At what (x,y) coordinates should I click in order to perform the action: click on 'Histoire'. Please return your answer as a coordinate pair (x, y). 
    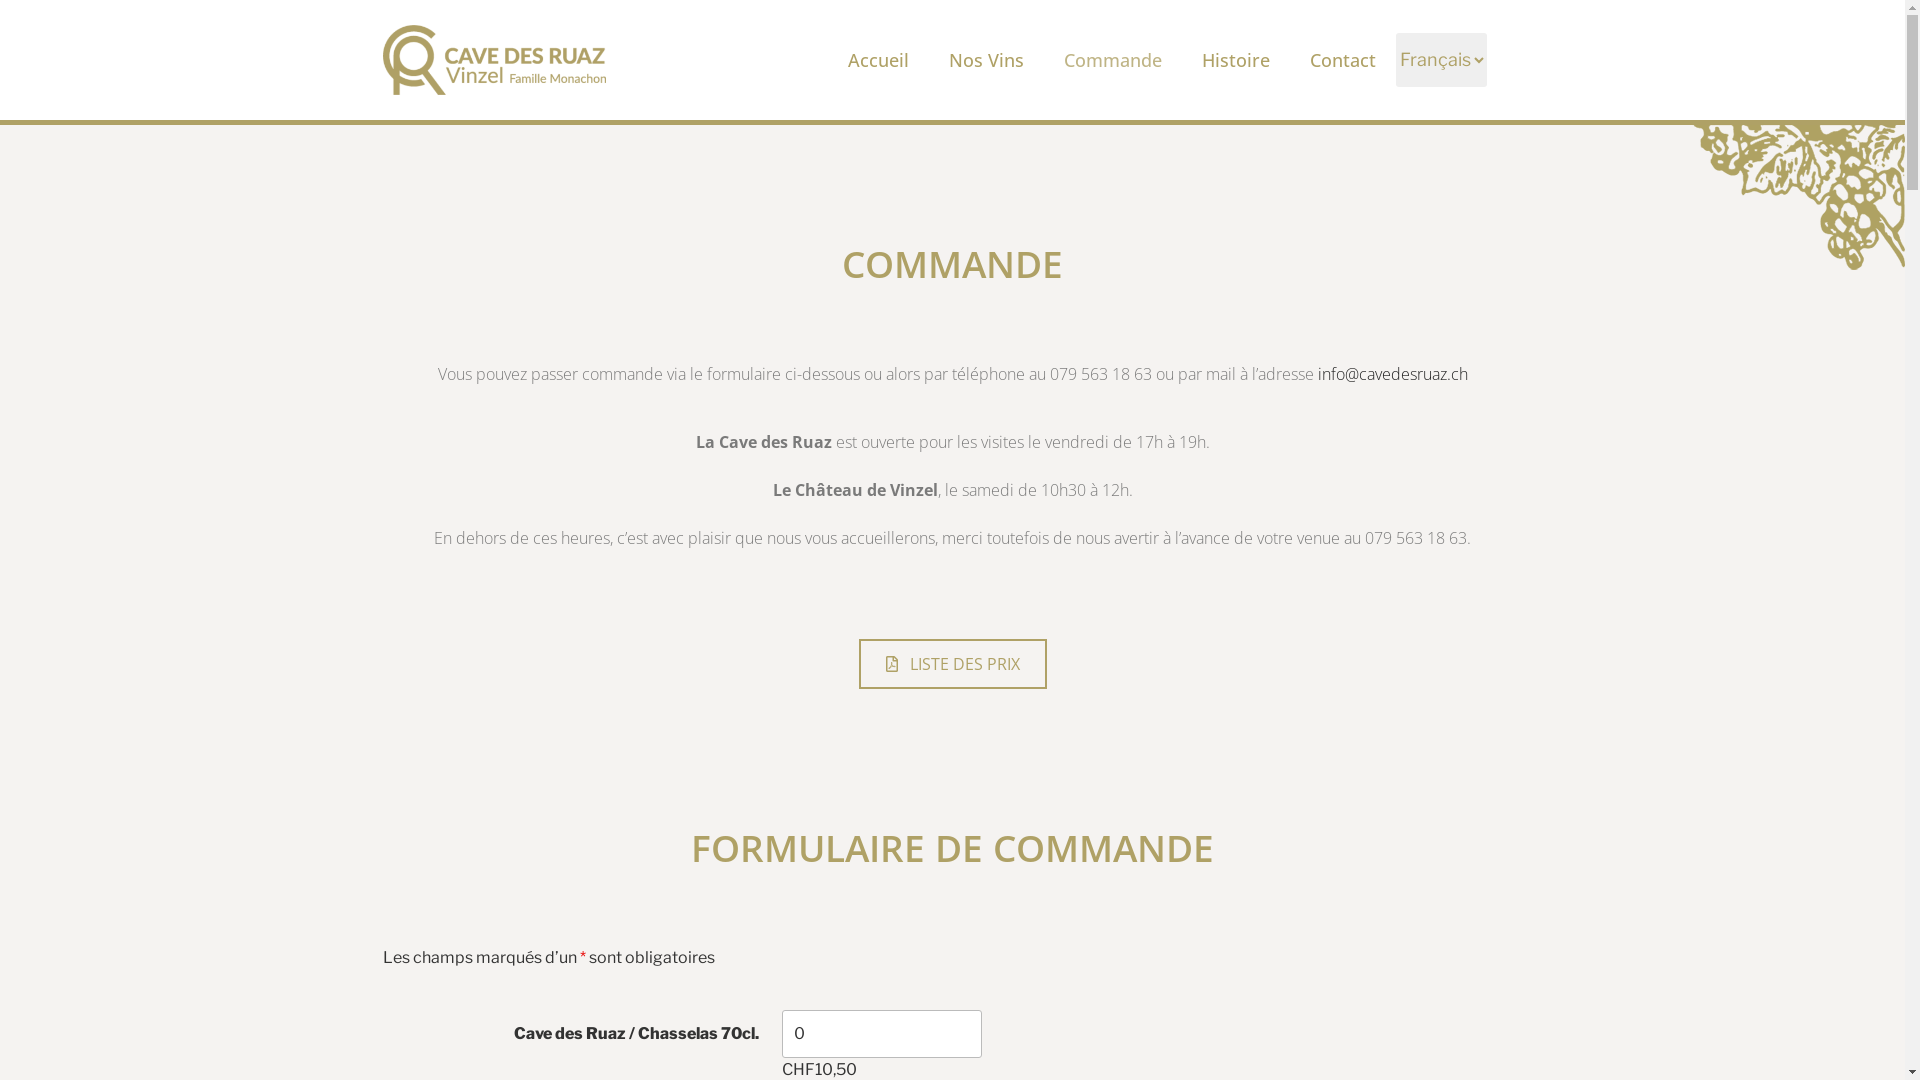
    Looking at the image, I should click on (1235, 59).